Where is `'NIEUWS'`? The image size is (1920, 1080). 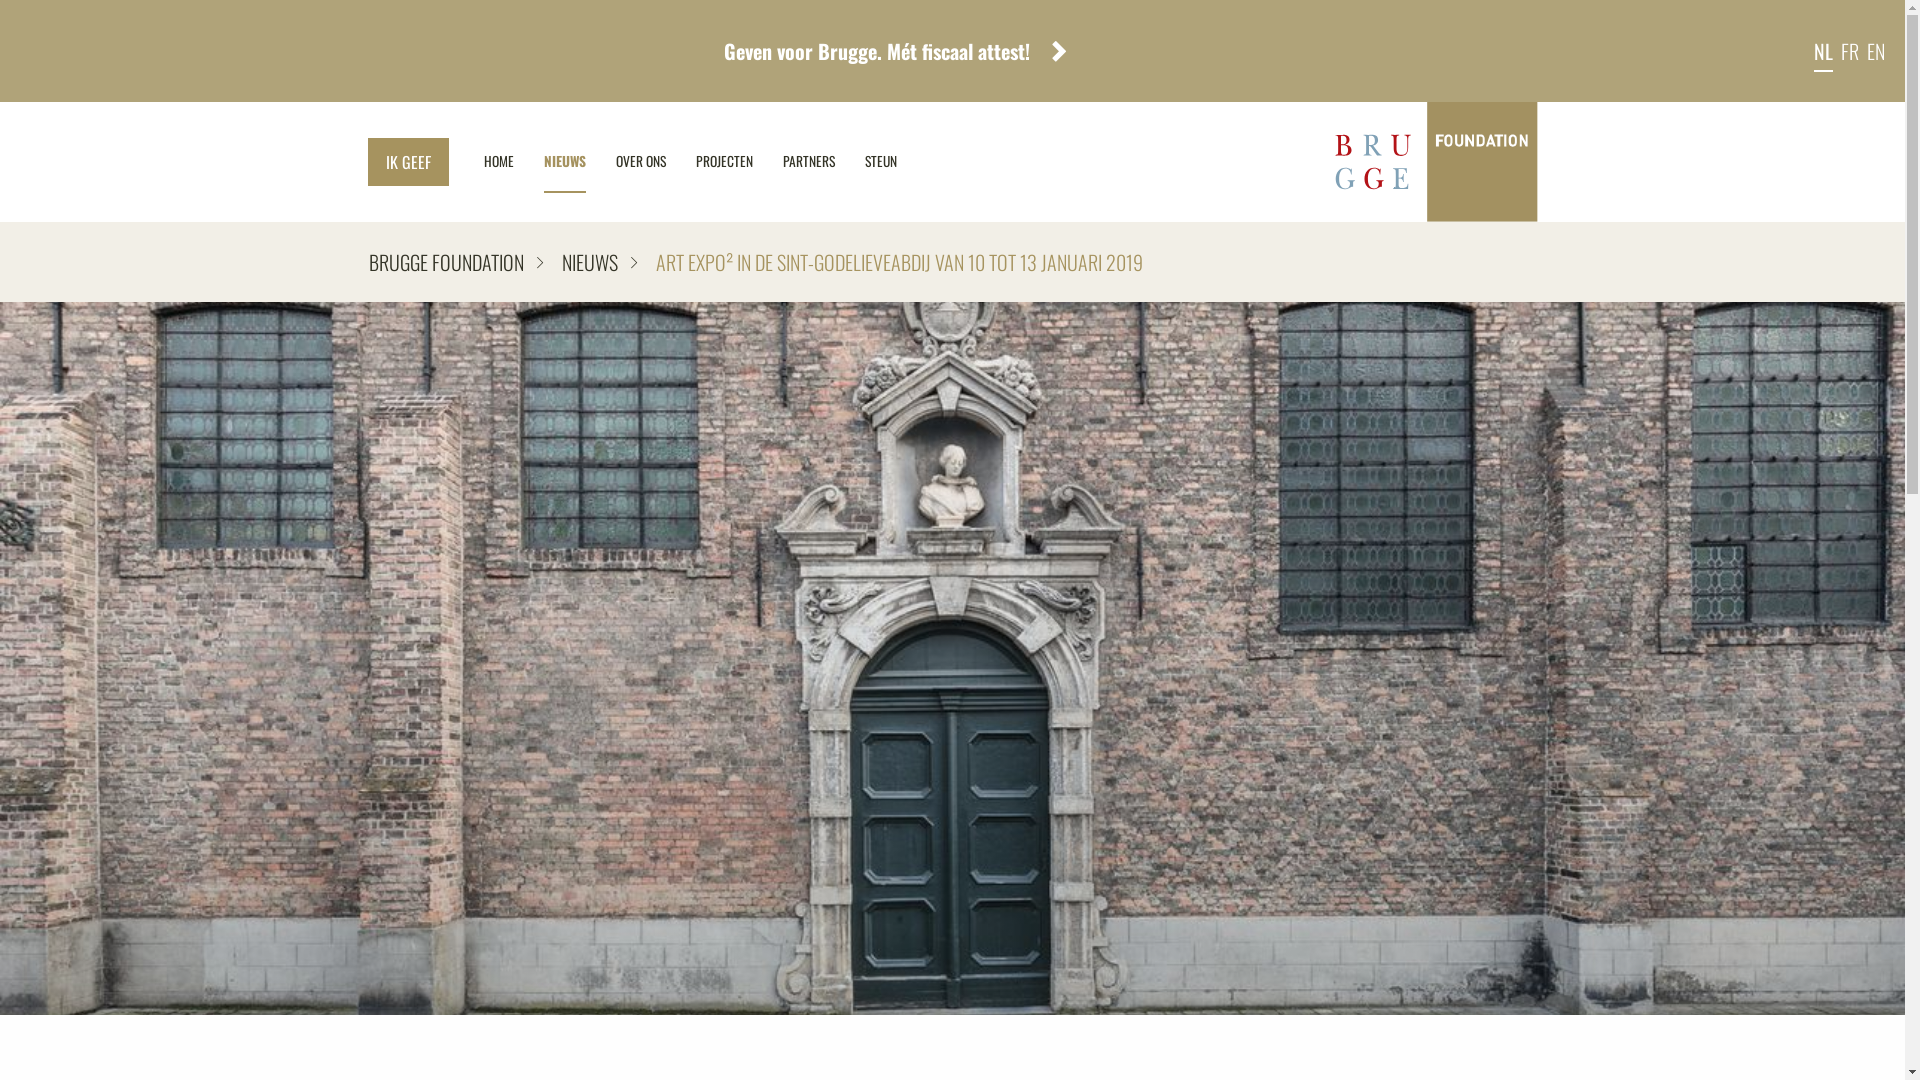
'NIEUWS' is located at coordinates (528, 161).